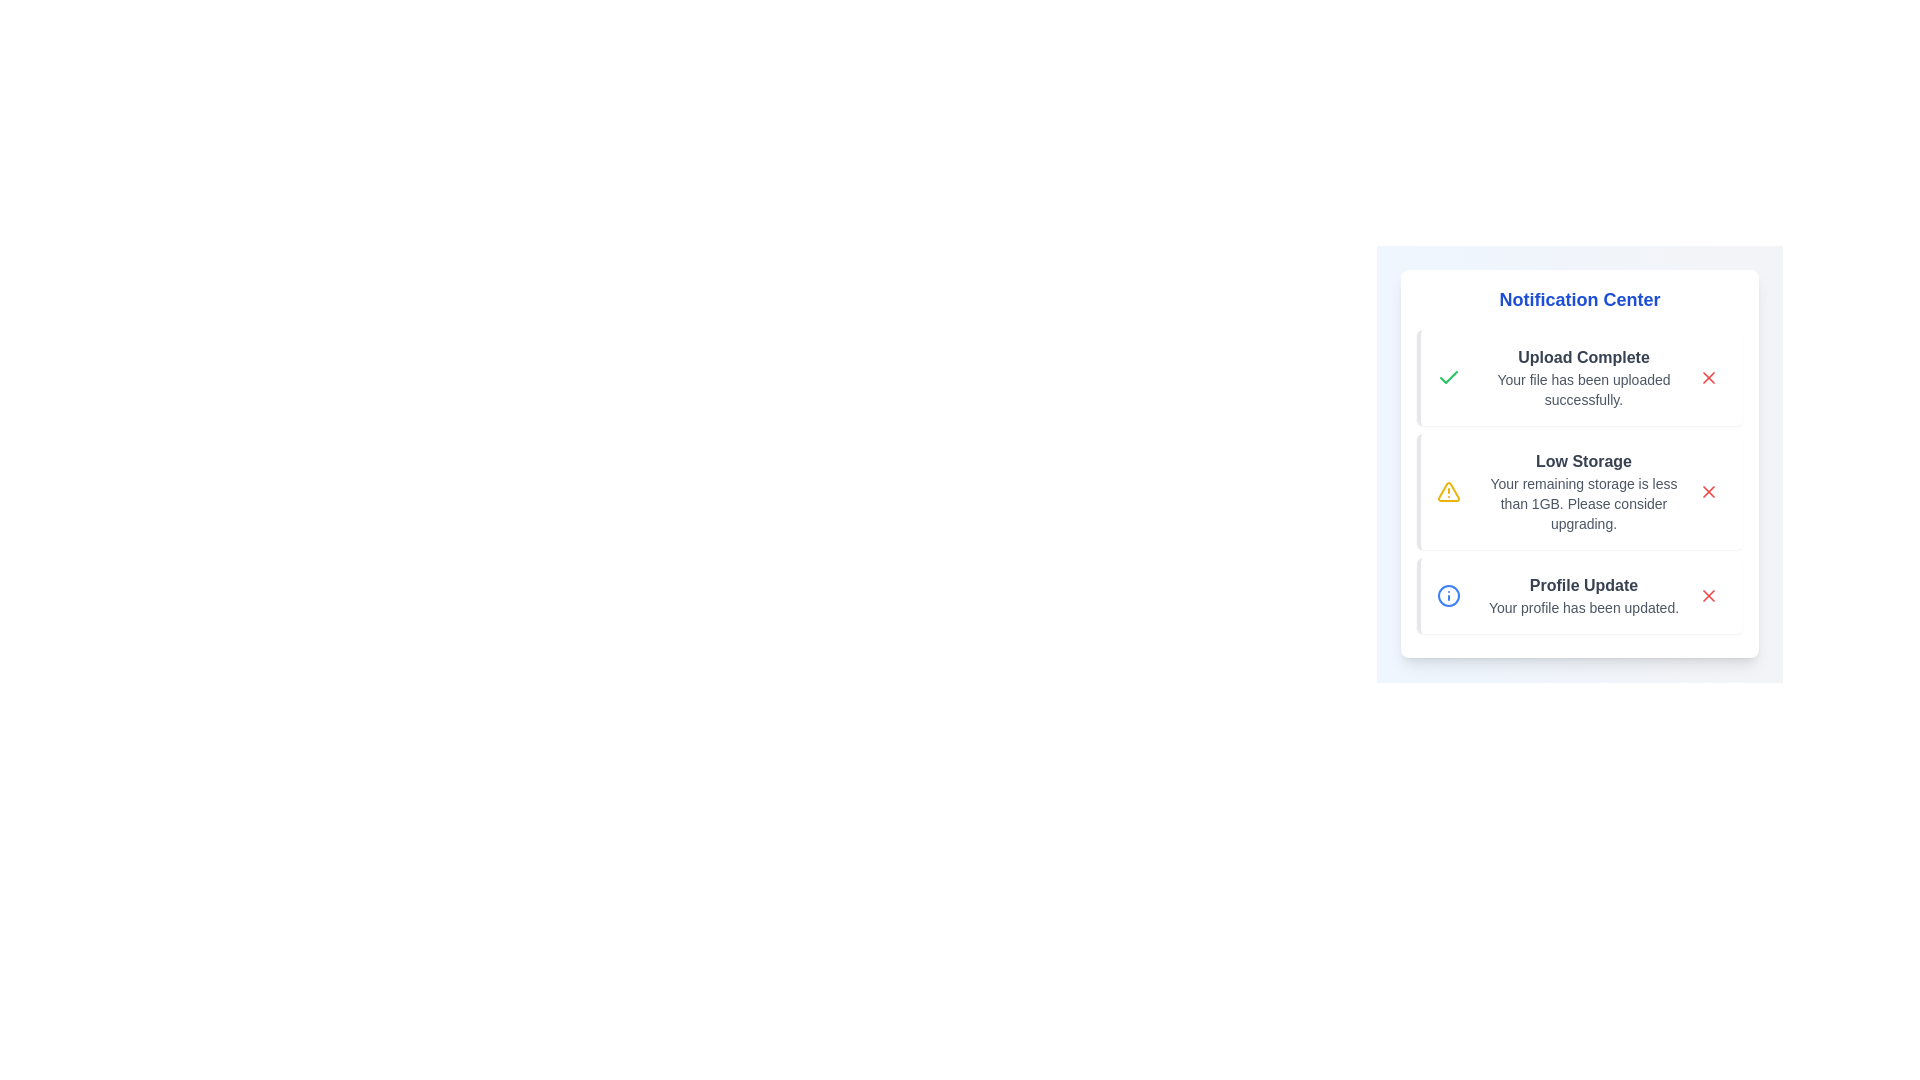  What do you see at coordinates (1707, 595) in the screenshot?
I see `the red 'X' icon button located next to the notification text in the 'Profile Update' section` at bounding box center [1707, 595].